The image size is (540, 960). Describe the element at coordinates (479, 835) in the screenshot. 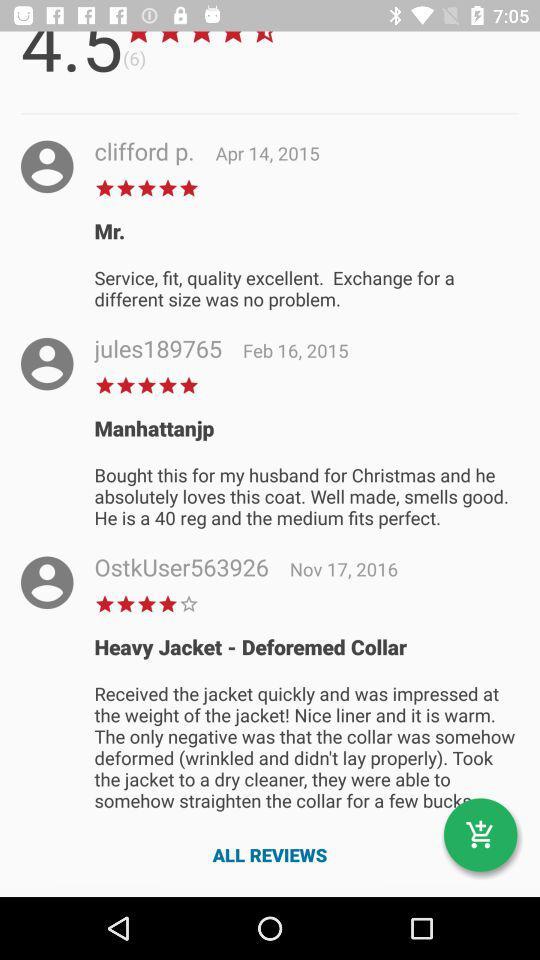

I see `the cart icon` at that location.